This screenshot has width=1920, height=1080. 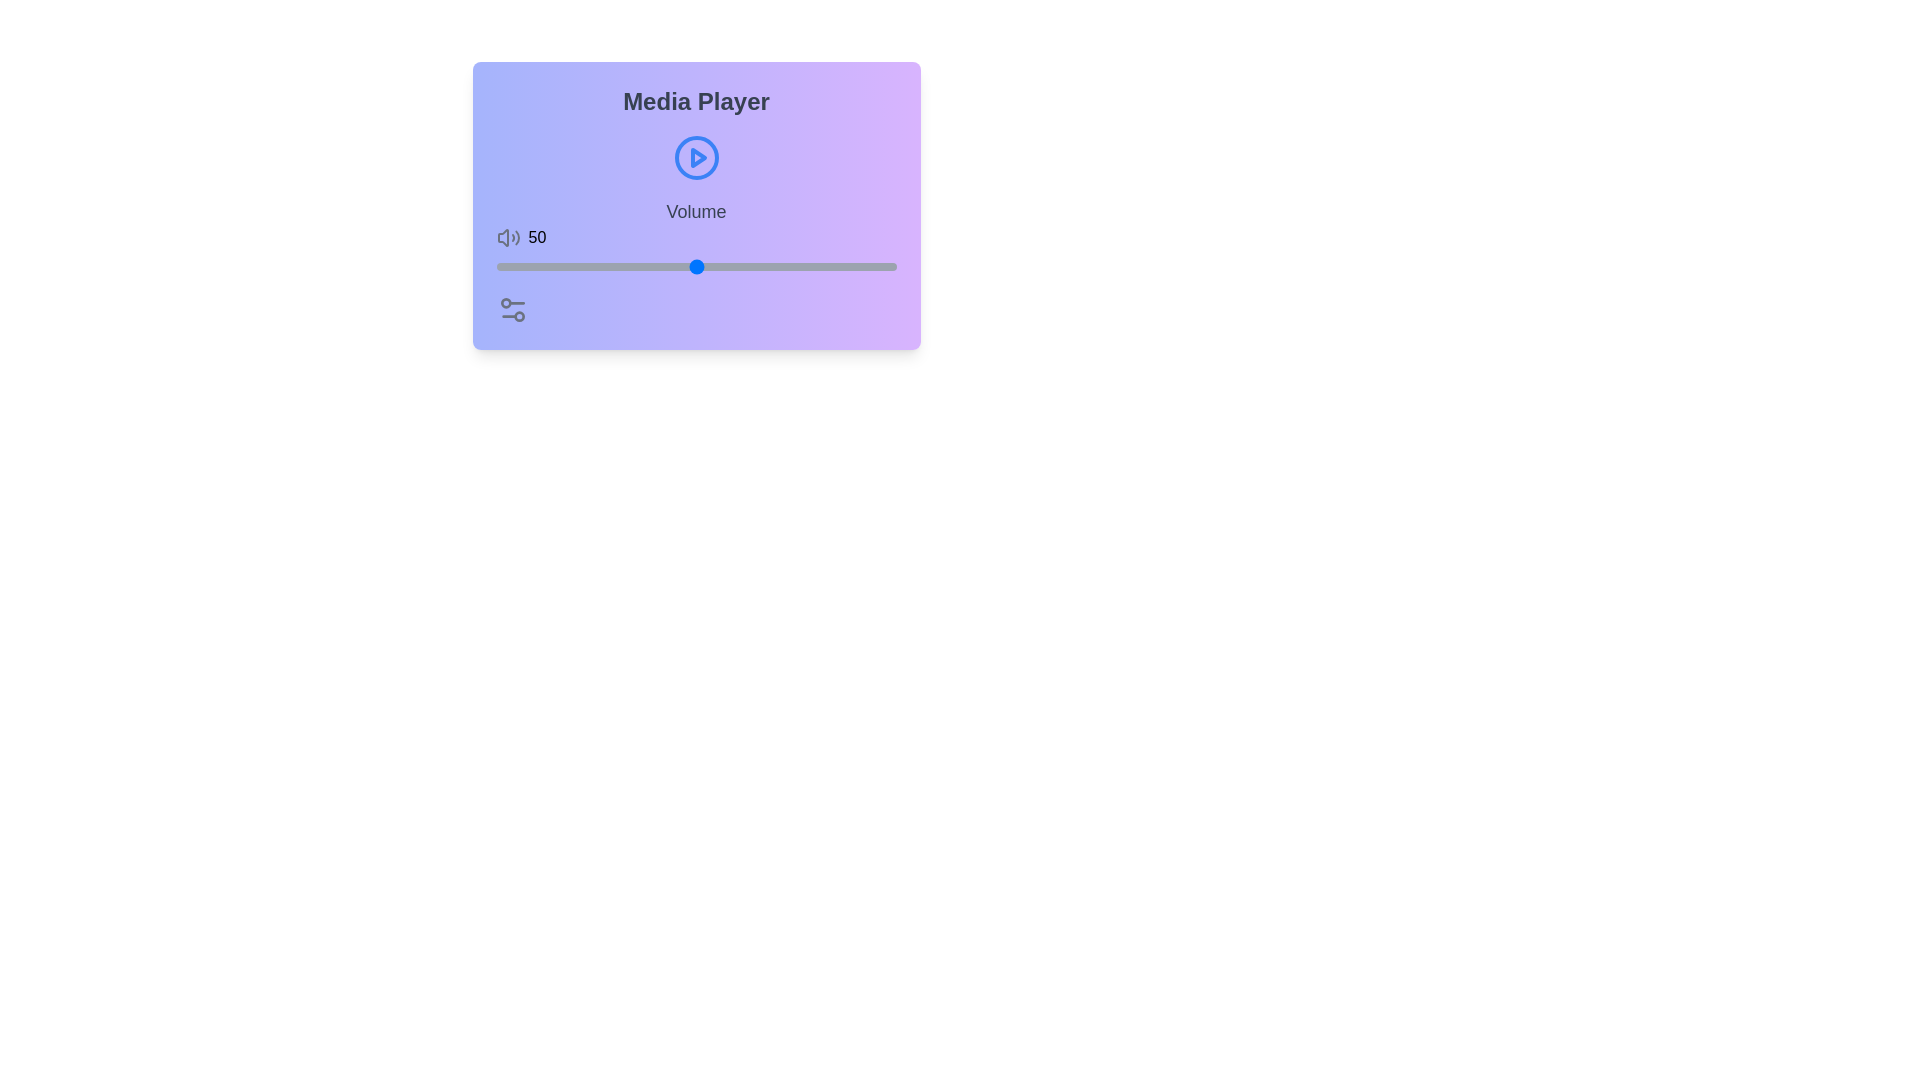 What do you see at coordinates (571, 265) in the screenshot?
I see `the volume level` at bounding box center [571, 265].